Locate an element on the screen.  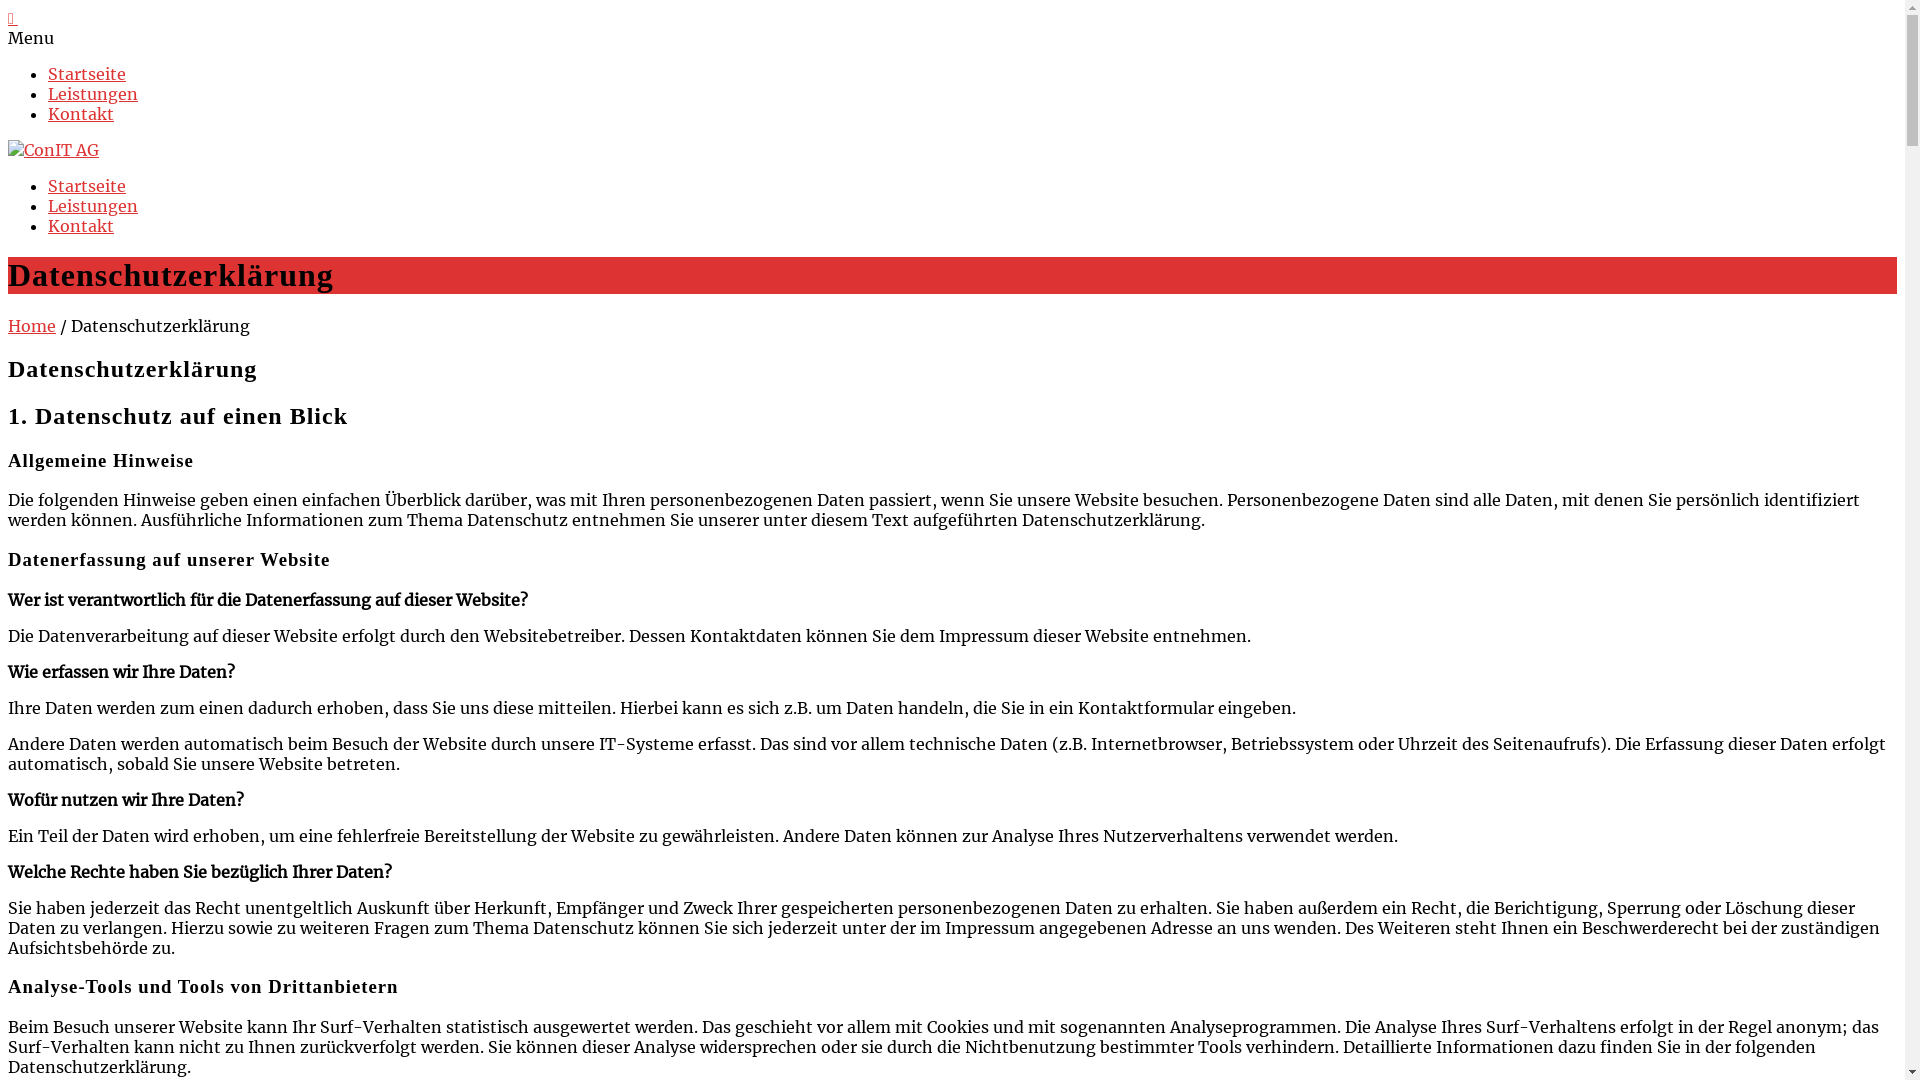
'Kontakt' is located at coordinates (80, 114).